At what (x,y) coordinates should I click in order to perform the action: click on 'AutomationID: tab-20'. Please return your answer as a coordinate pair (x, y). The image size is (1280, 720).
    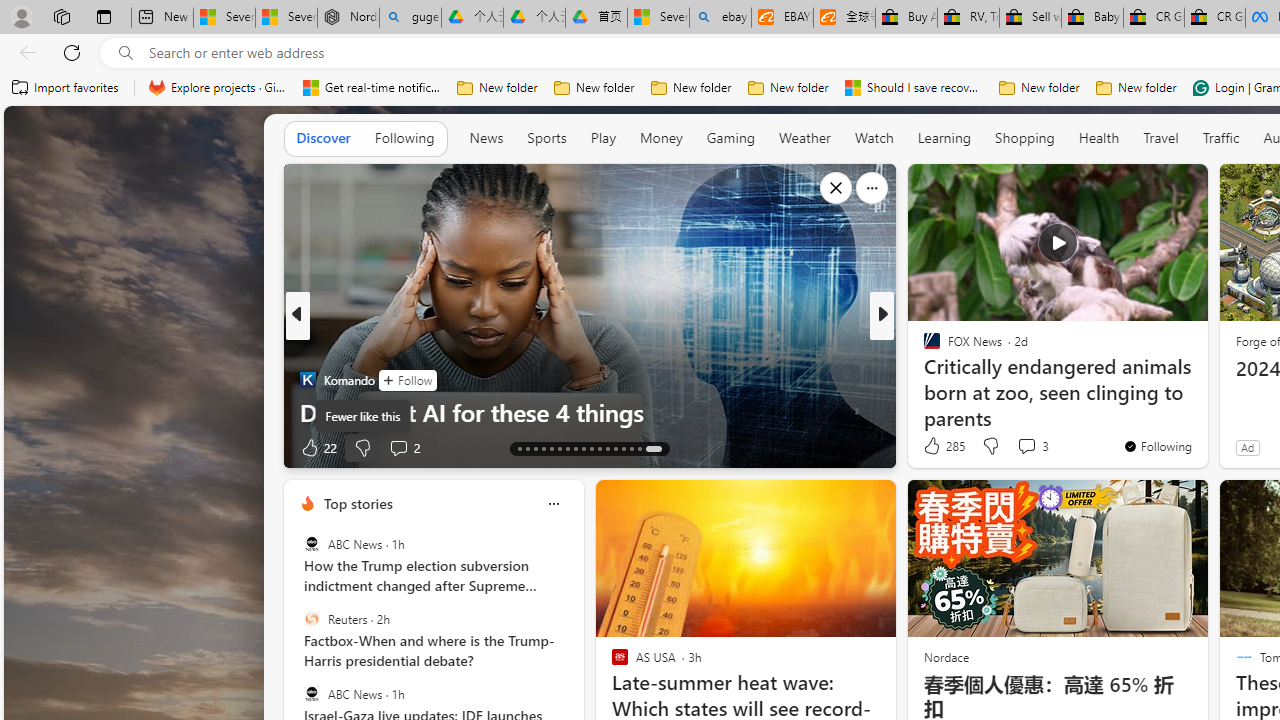
    Looking at the image, I should click on (574, 447).